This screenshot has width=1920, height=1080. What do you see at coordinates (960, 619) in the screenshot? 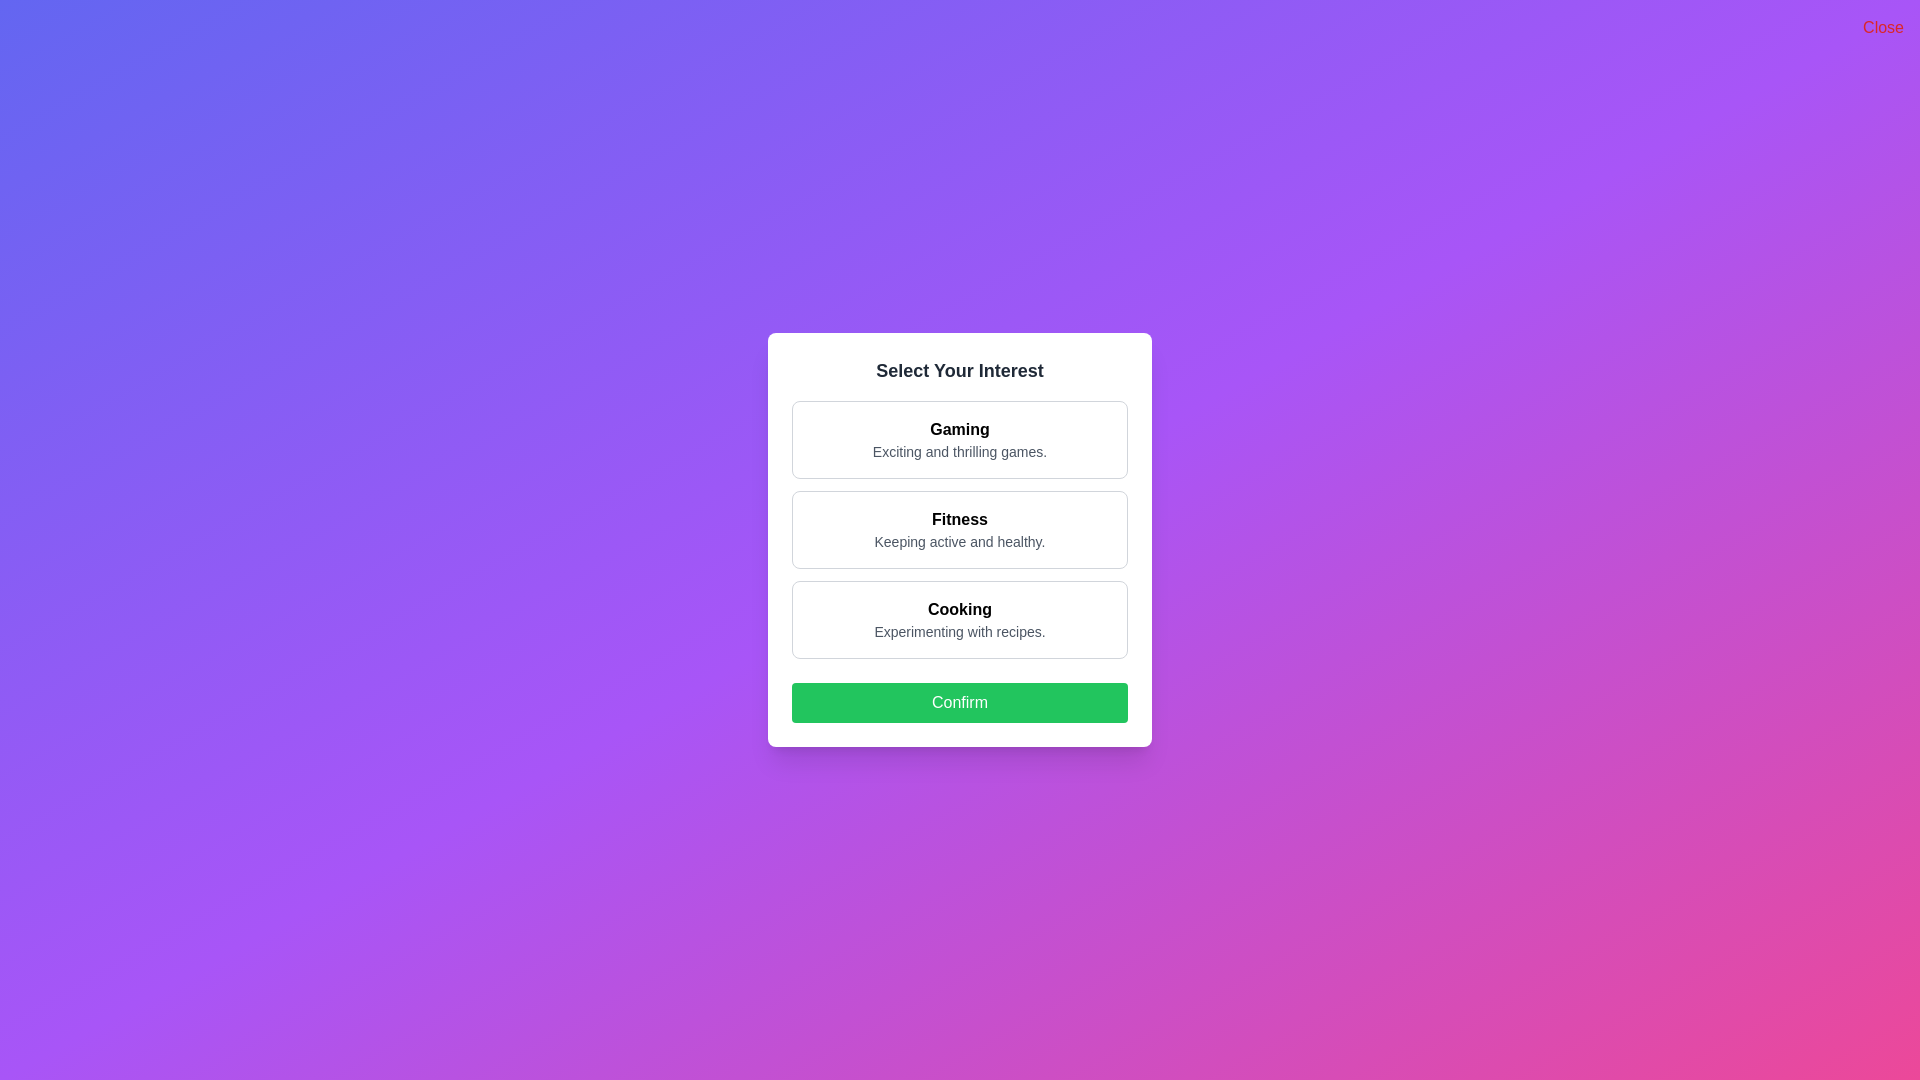
I see `the interest option Cooking to view its hover effect` at bounding box center [960, 619].